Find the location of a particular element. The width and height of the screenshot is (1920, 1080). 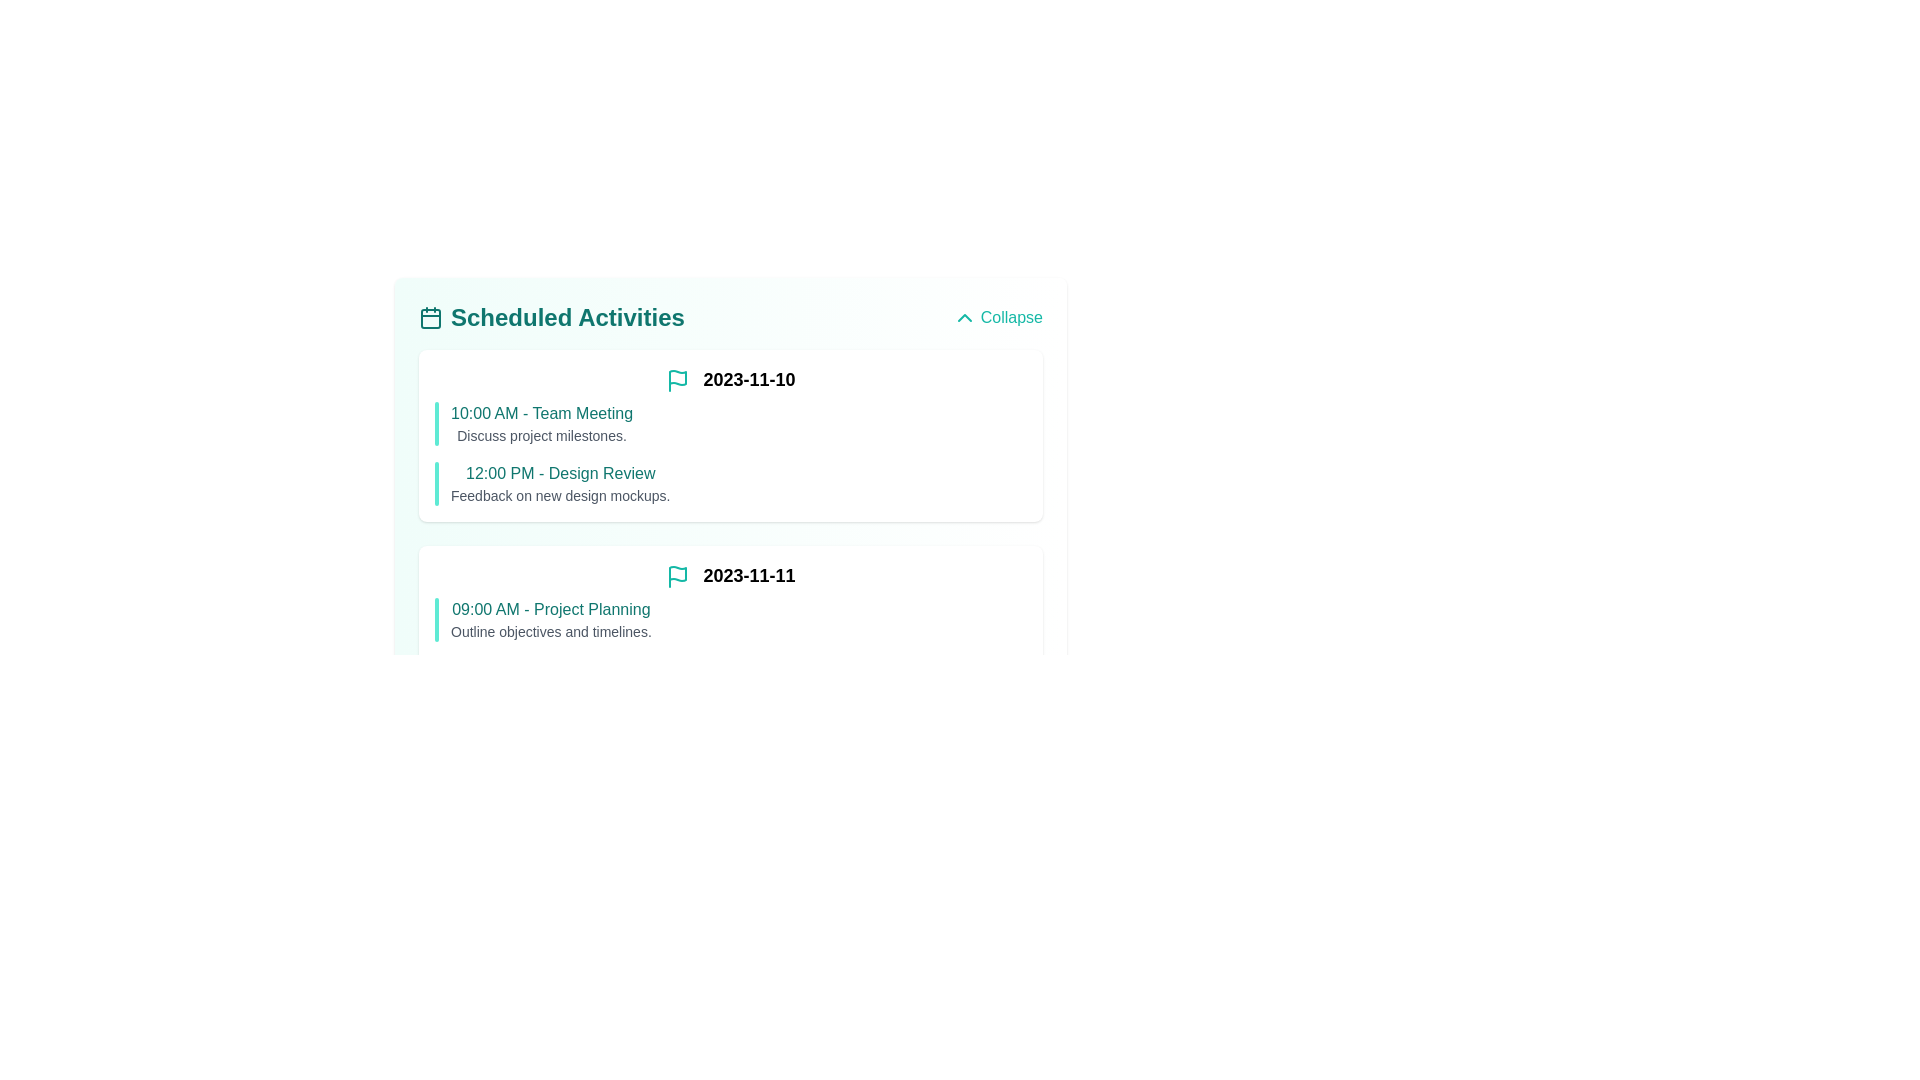

the static text label displaying '12:00 PM - Design Review', which is styled with medium font weight and teal color, located between '10:00 AM - Team Meeting' and '09:00 AM - Project Planning' is located at coordinates (560, 474).